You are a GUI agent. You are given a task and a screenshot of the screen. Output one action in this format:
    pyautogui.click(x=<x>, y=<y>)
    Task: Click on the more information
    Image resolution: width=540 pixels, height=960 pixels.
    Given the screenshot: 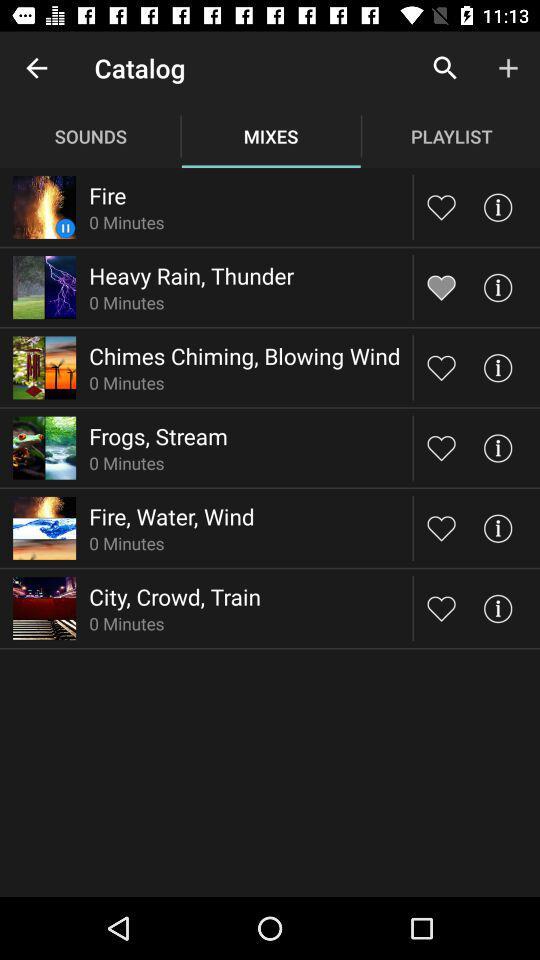 What is the action you would take?
    pyautogui.click(x=496, y=286)
    